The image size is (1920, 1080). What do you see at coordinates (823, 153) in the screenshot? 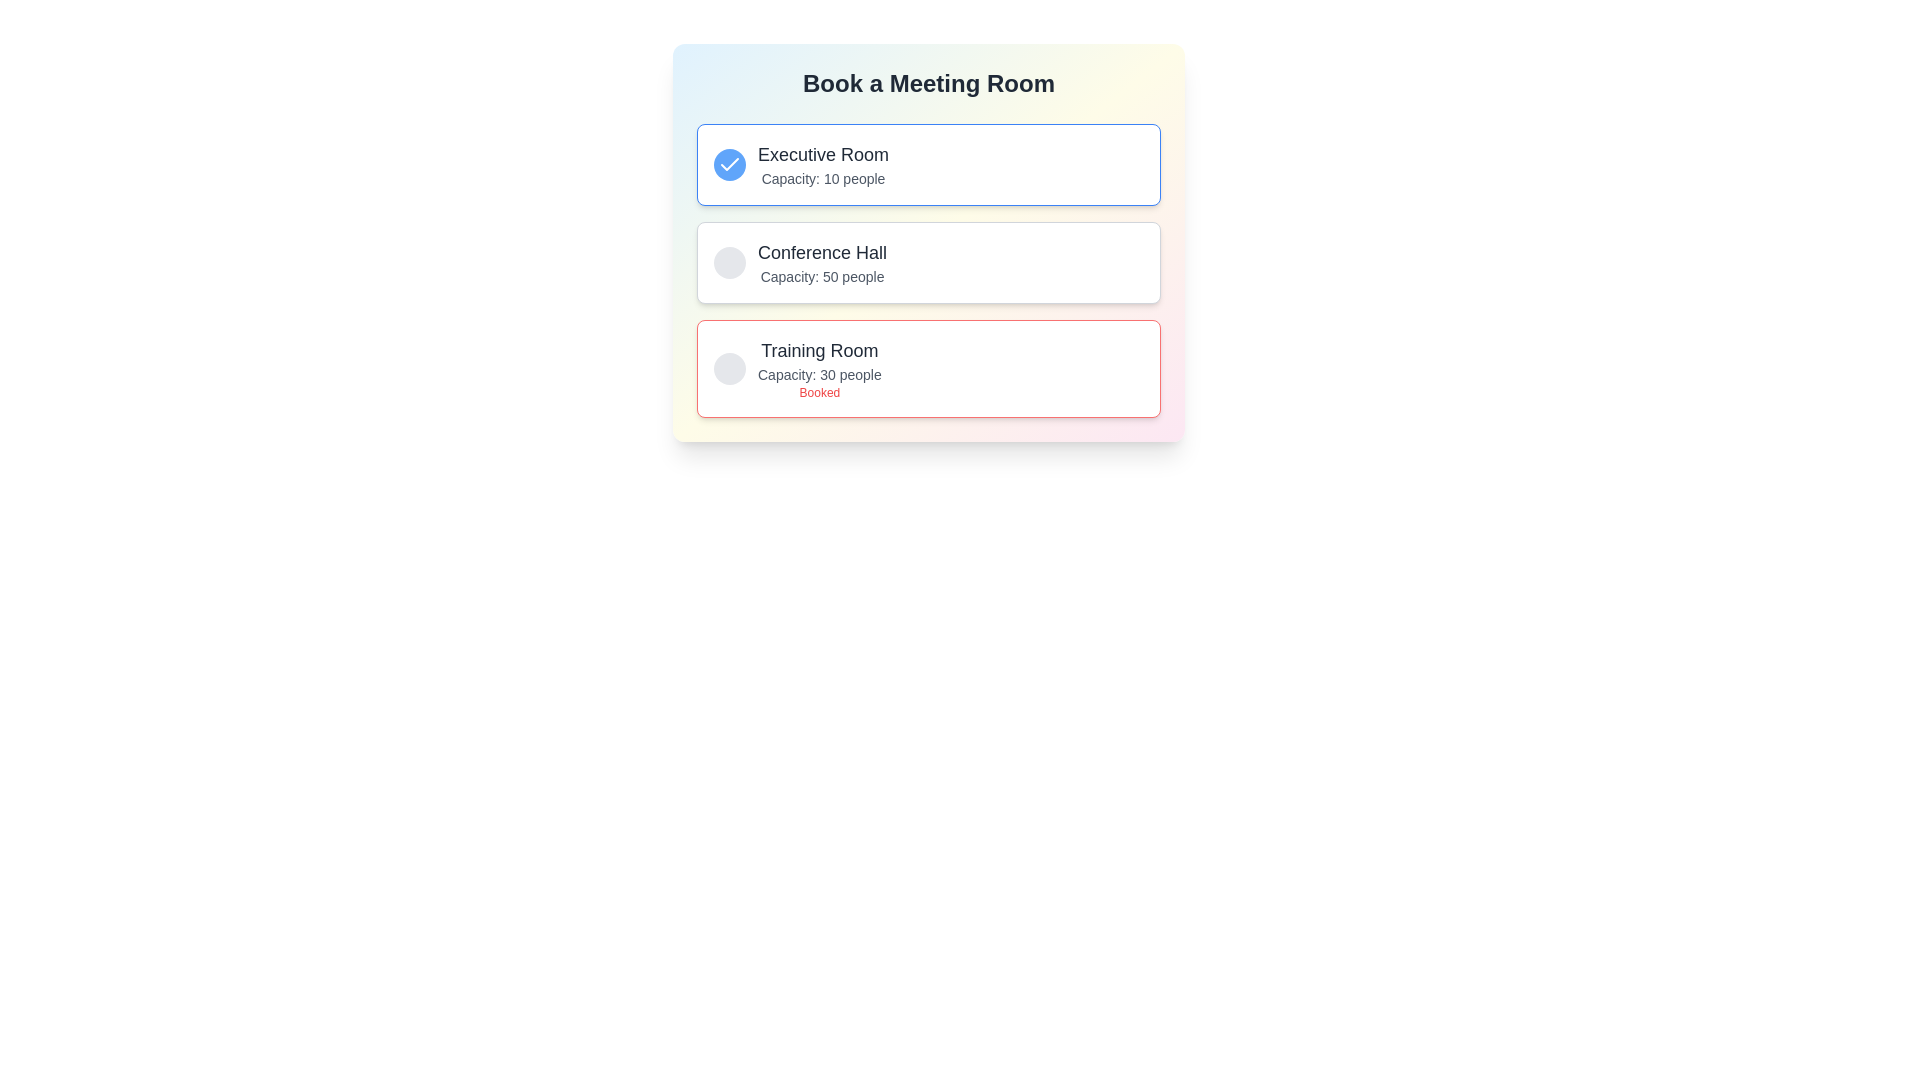
I see `the 'Executive Room' text label, which is a bold, dark gray label located at the top of the first meeting room selection card` at bounding box center [823, 153].